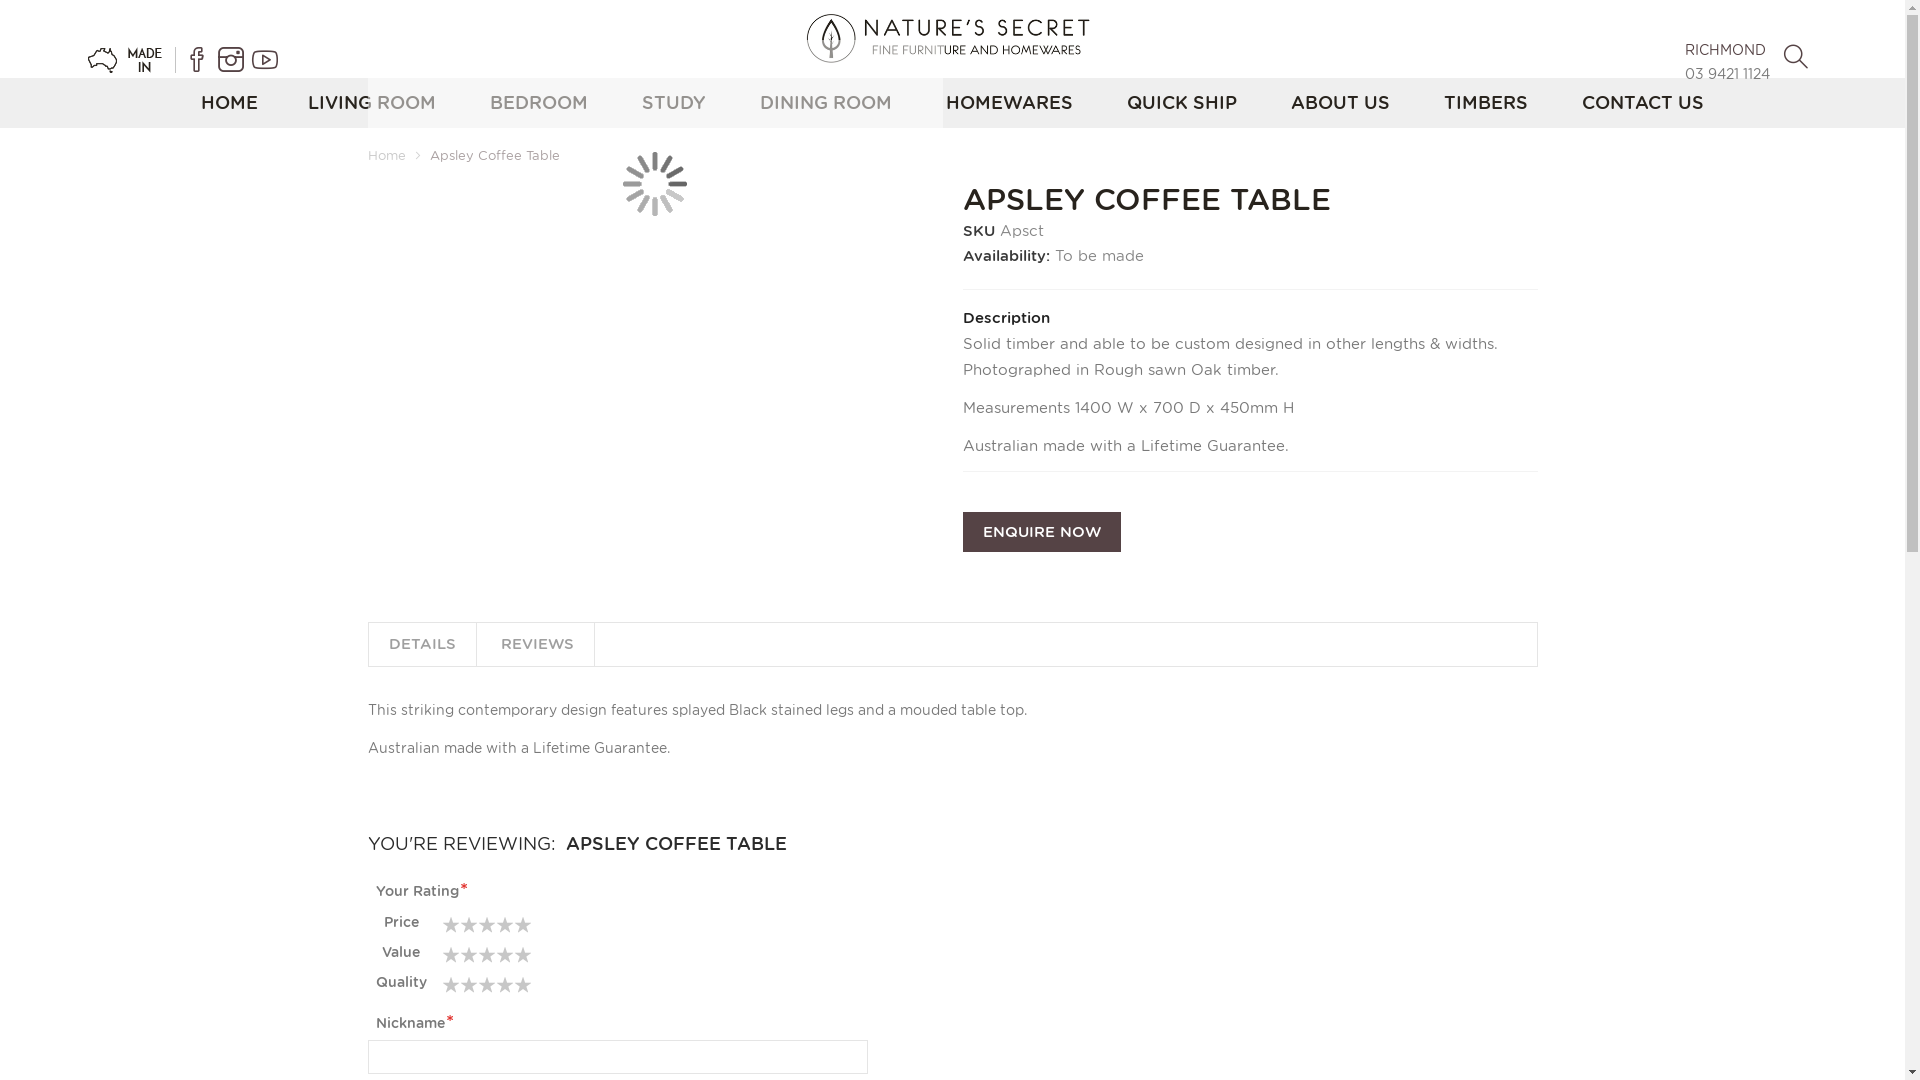 This screenshot has height=1080, width=1920. What do you see at coordinates (825, 103) in the screenshot?
I see `'DINING ROOM'` at bounding box center [825, 103].